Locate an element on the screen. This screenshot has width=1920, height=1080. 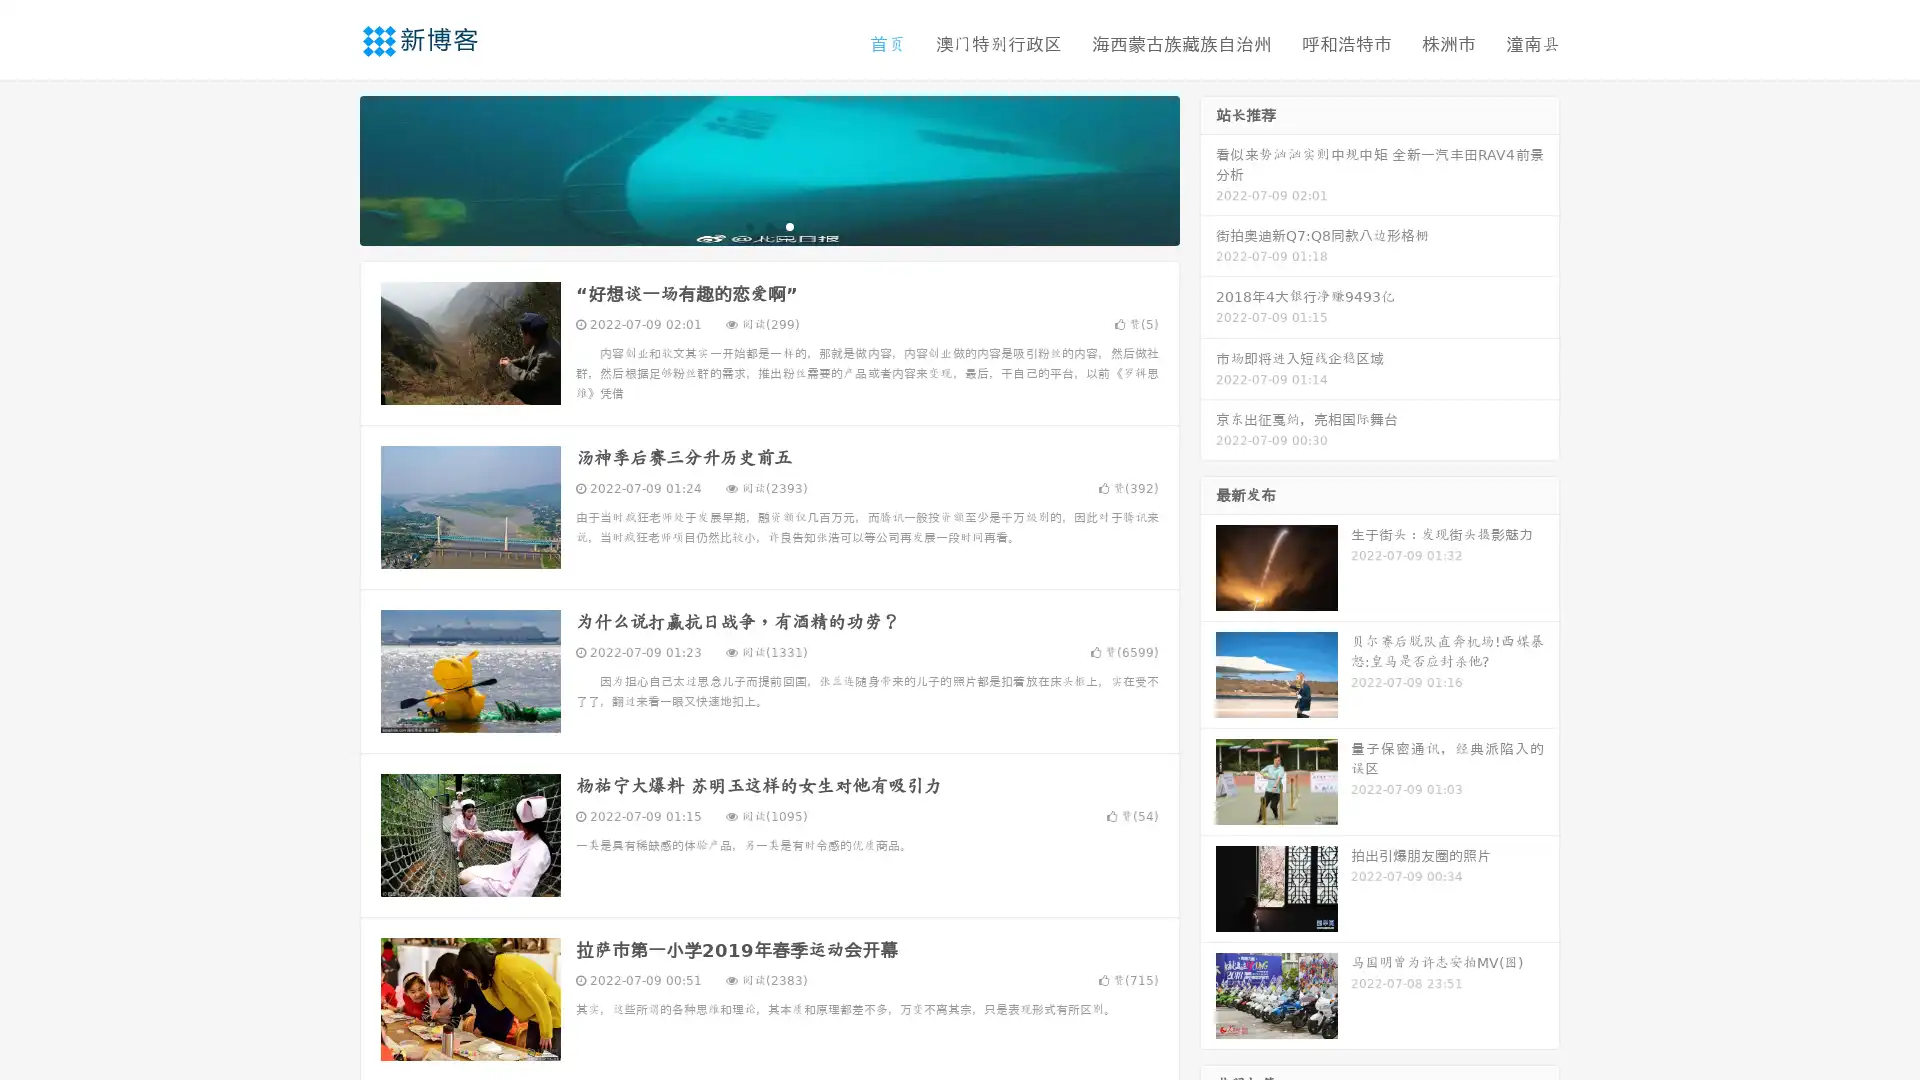
Go to slide 1 is located at coordinates (748, 225).